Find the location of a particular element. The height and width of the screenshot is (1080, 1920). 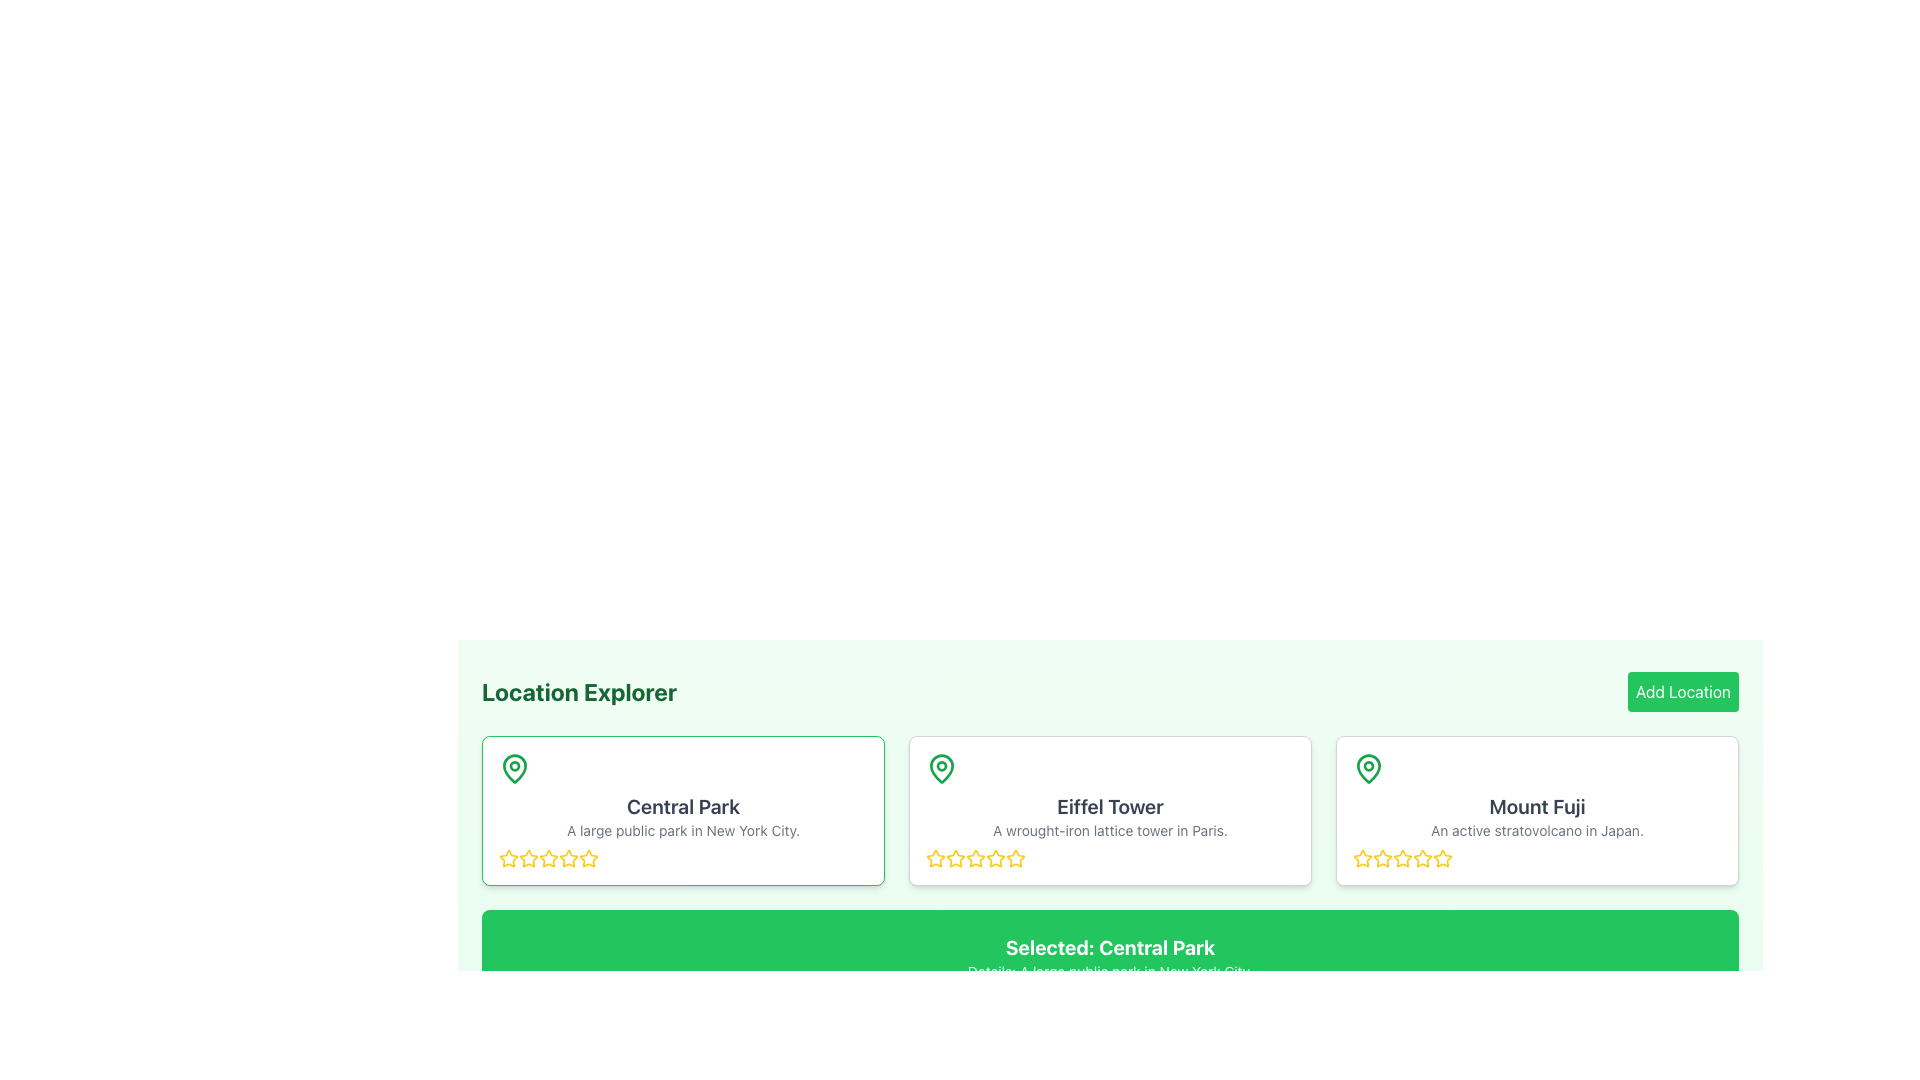

the location icon representing the Eiffel Tower on the card, positioned at the top-left corner next to the title text area is located at coordinates (940, 767).